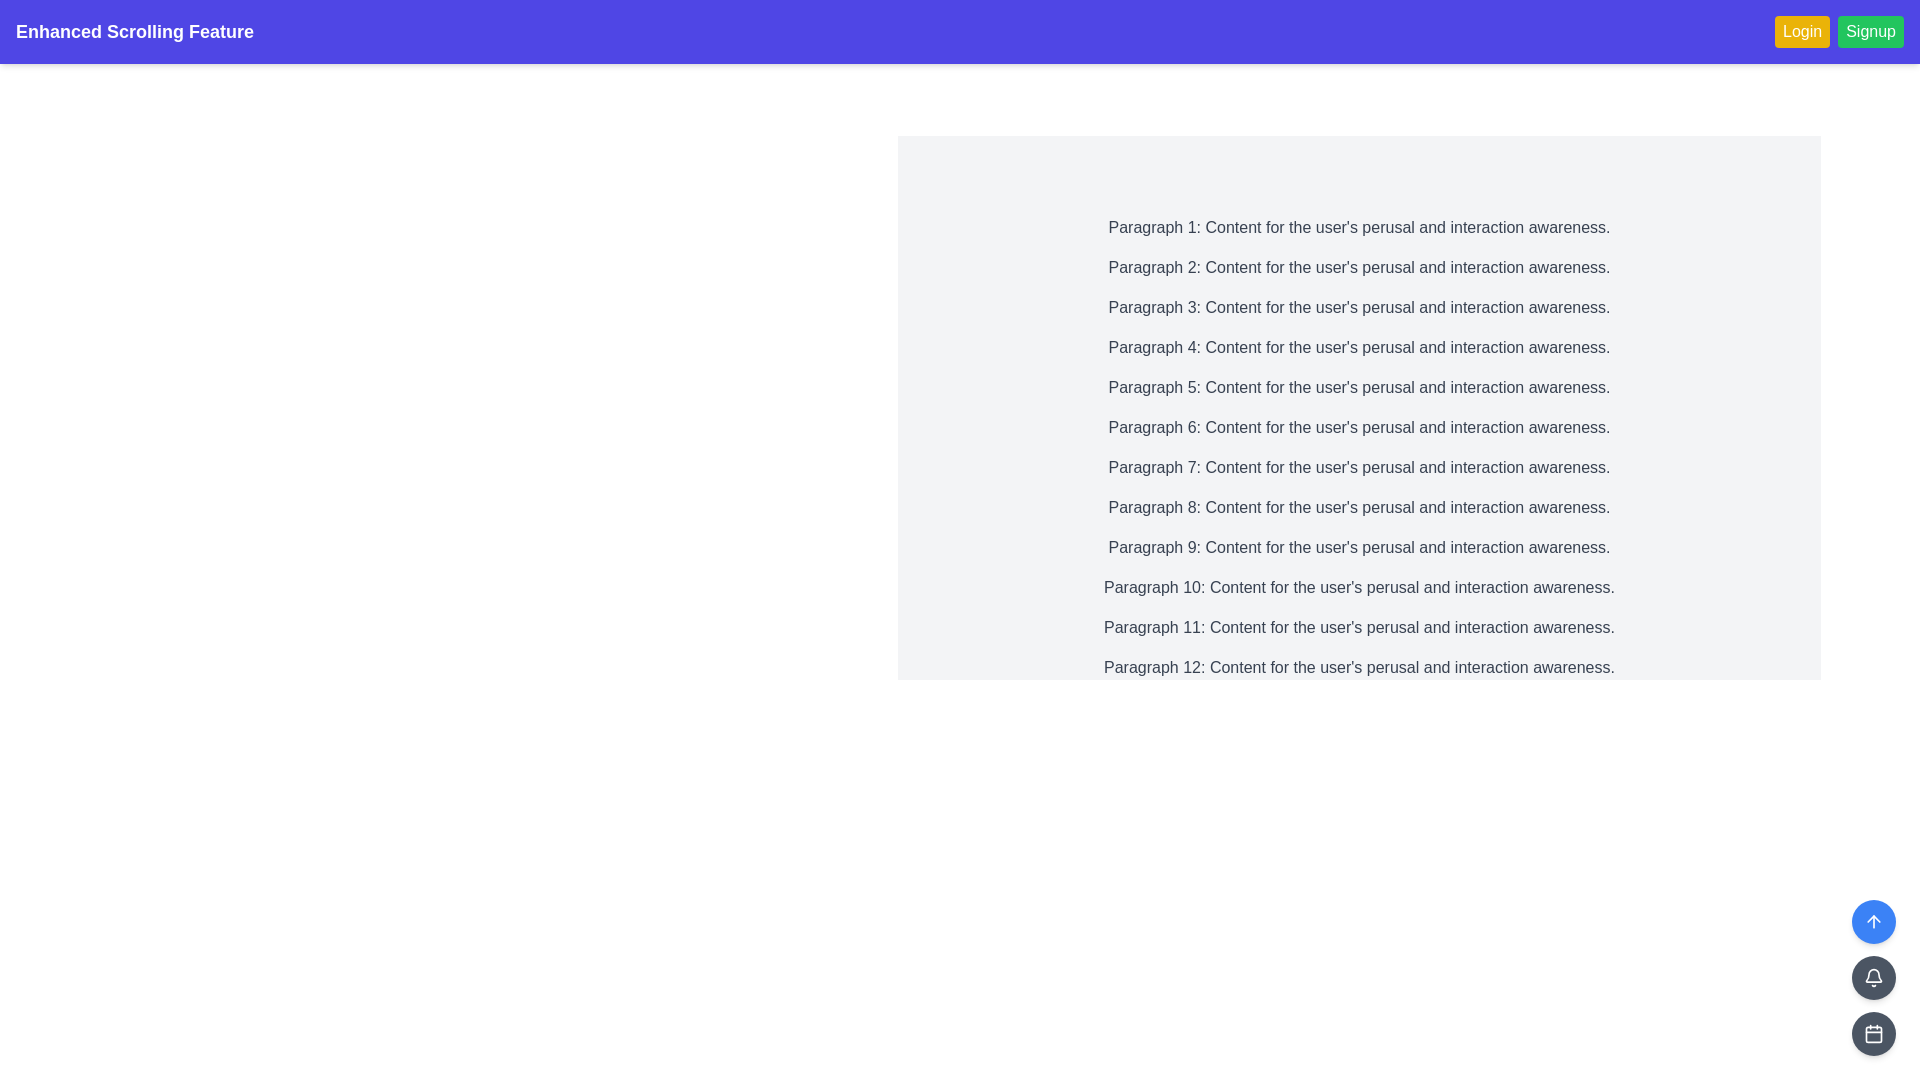  I want to click on the text displayed in the Text element located in the ninth position of a vertically arranged list of paragraphs, between 'Paragraph 8' and 'Paragraph 10', so click(1359, 547).